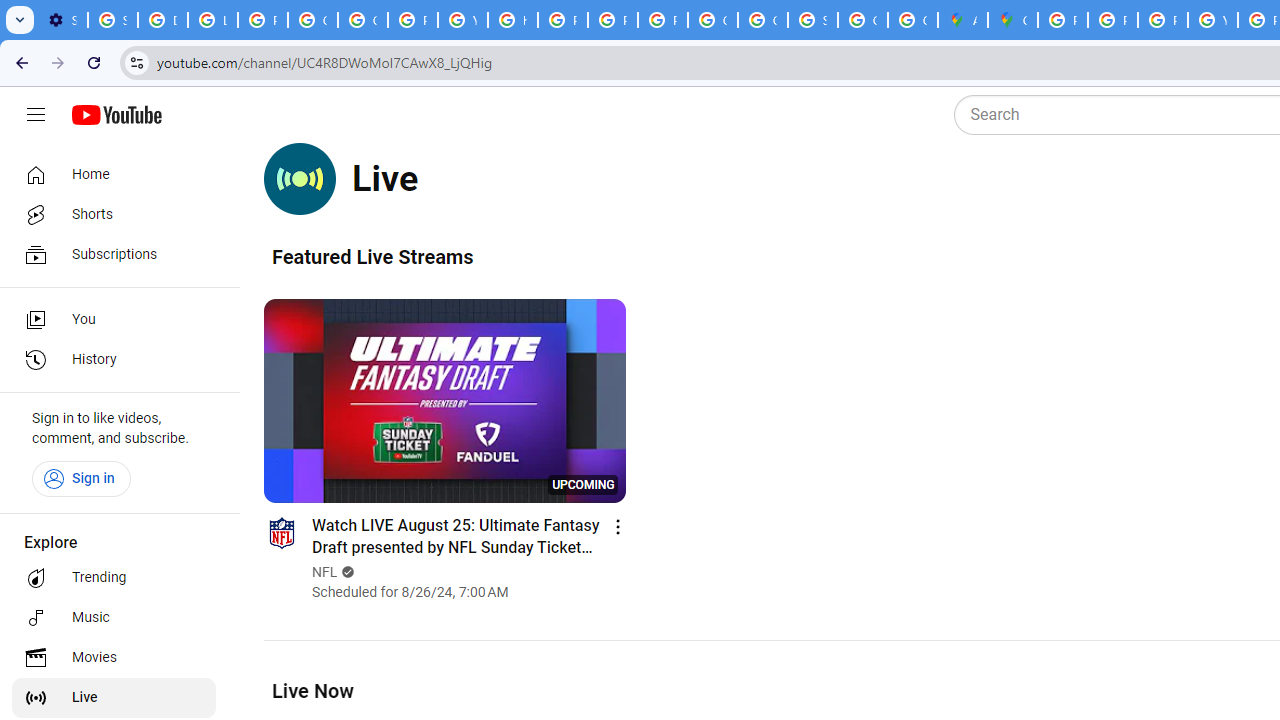 This screenshot has height=720, width=1280. I want to click on 'Delete photos & videos - Computer - Google Photos Help', so click(163, 20).